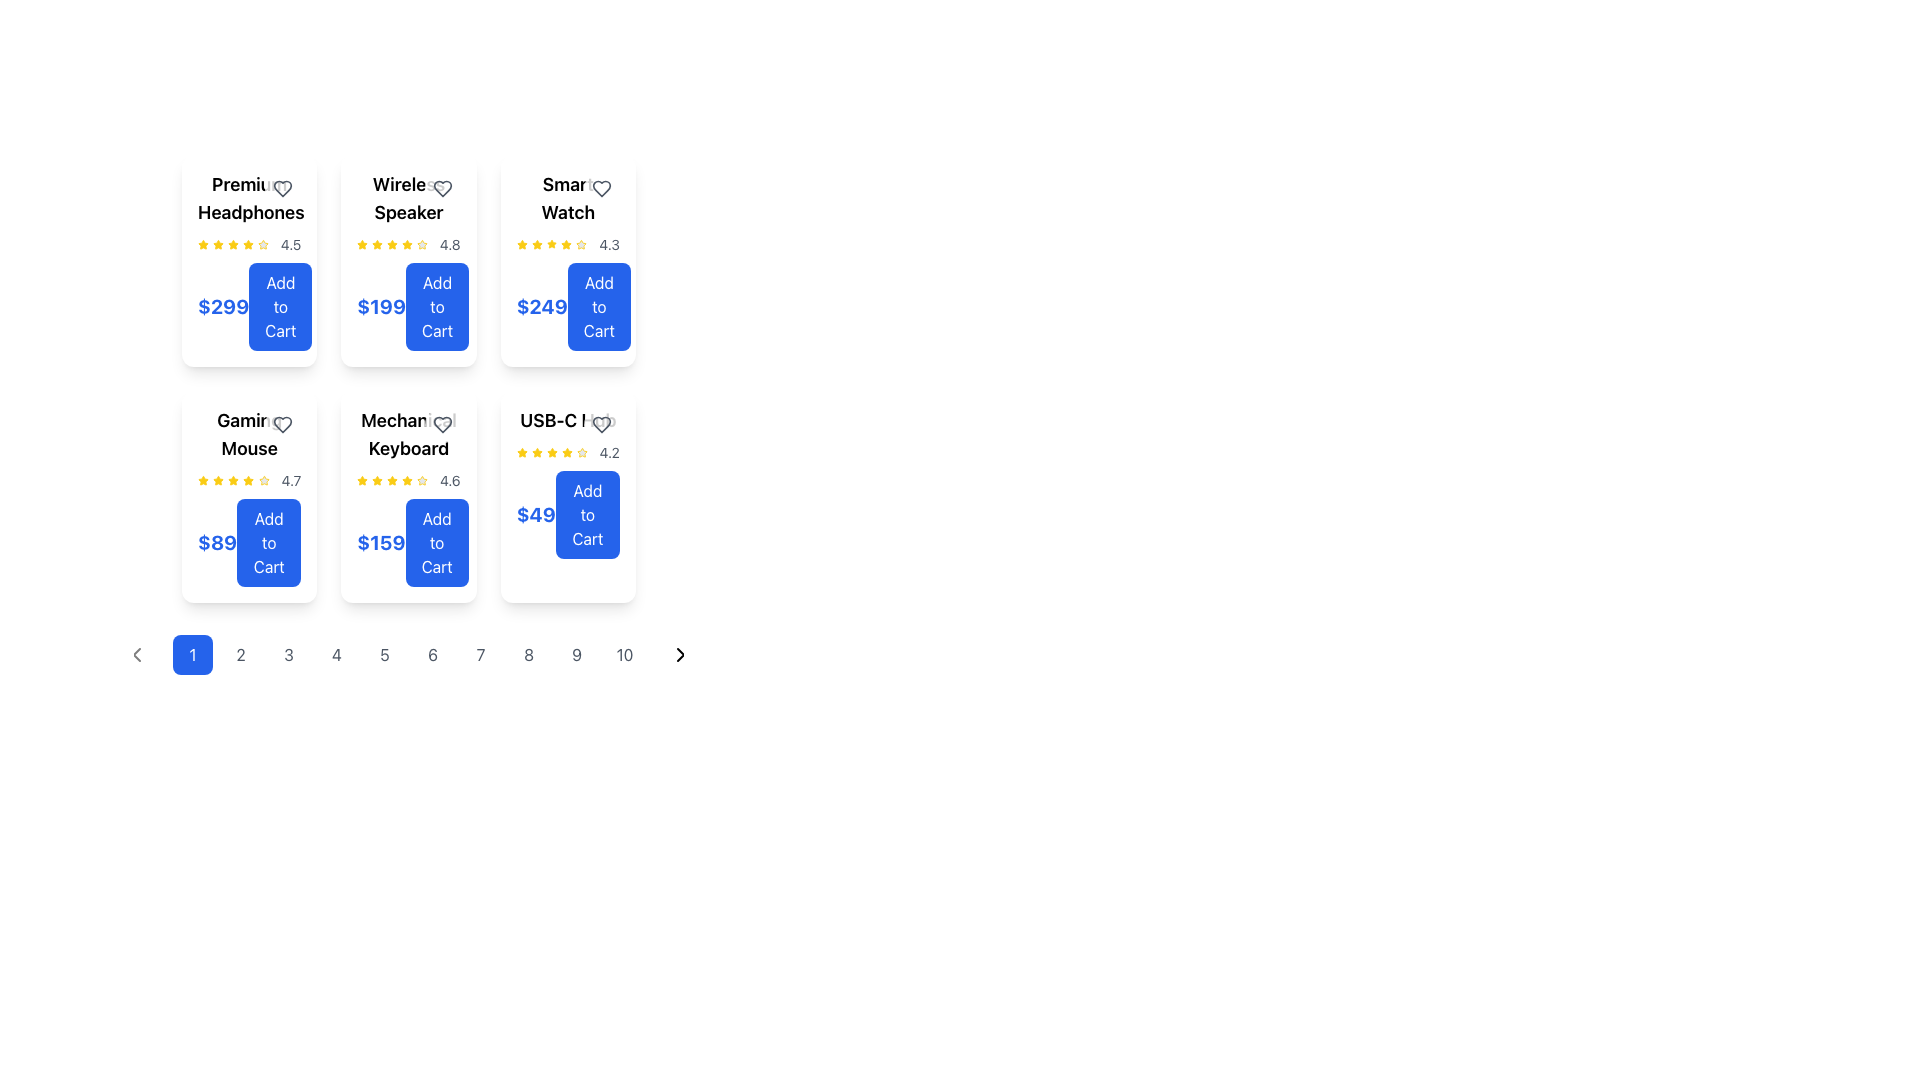 The width and height of the screenshot is (1920, 1080). Describe the element at coordinates (600, 189) in the screenshot. I see `the heart button located at the top-right corner of the Smart Watch product card to mark it as a favorite` at that location.